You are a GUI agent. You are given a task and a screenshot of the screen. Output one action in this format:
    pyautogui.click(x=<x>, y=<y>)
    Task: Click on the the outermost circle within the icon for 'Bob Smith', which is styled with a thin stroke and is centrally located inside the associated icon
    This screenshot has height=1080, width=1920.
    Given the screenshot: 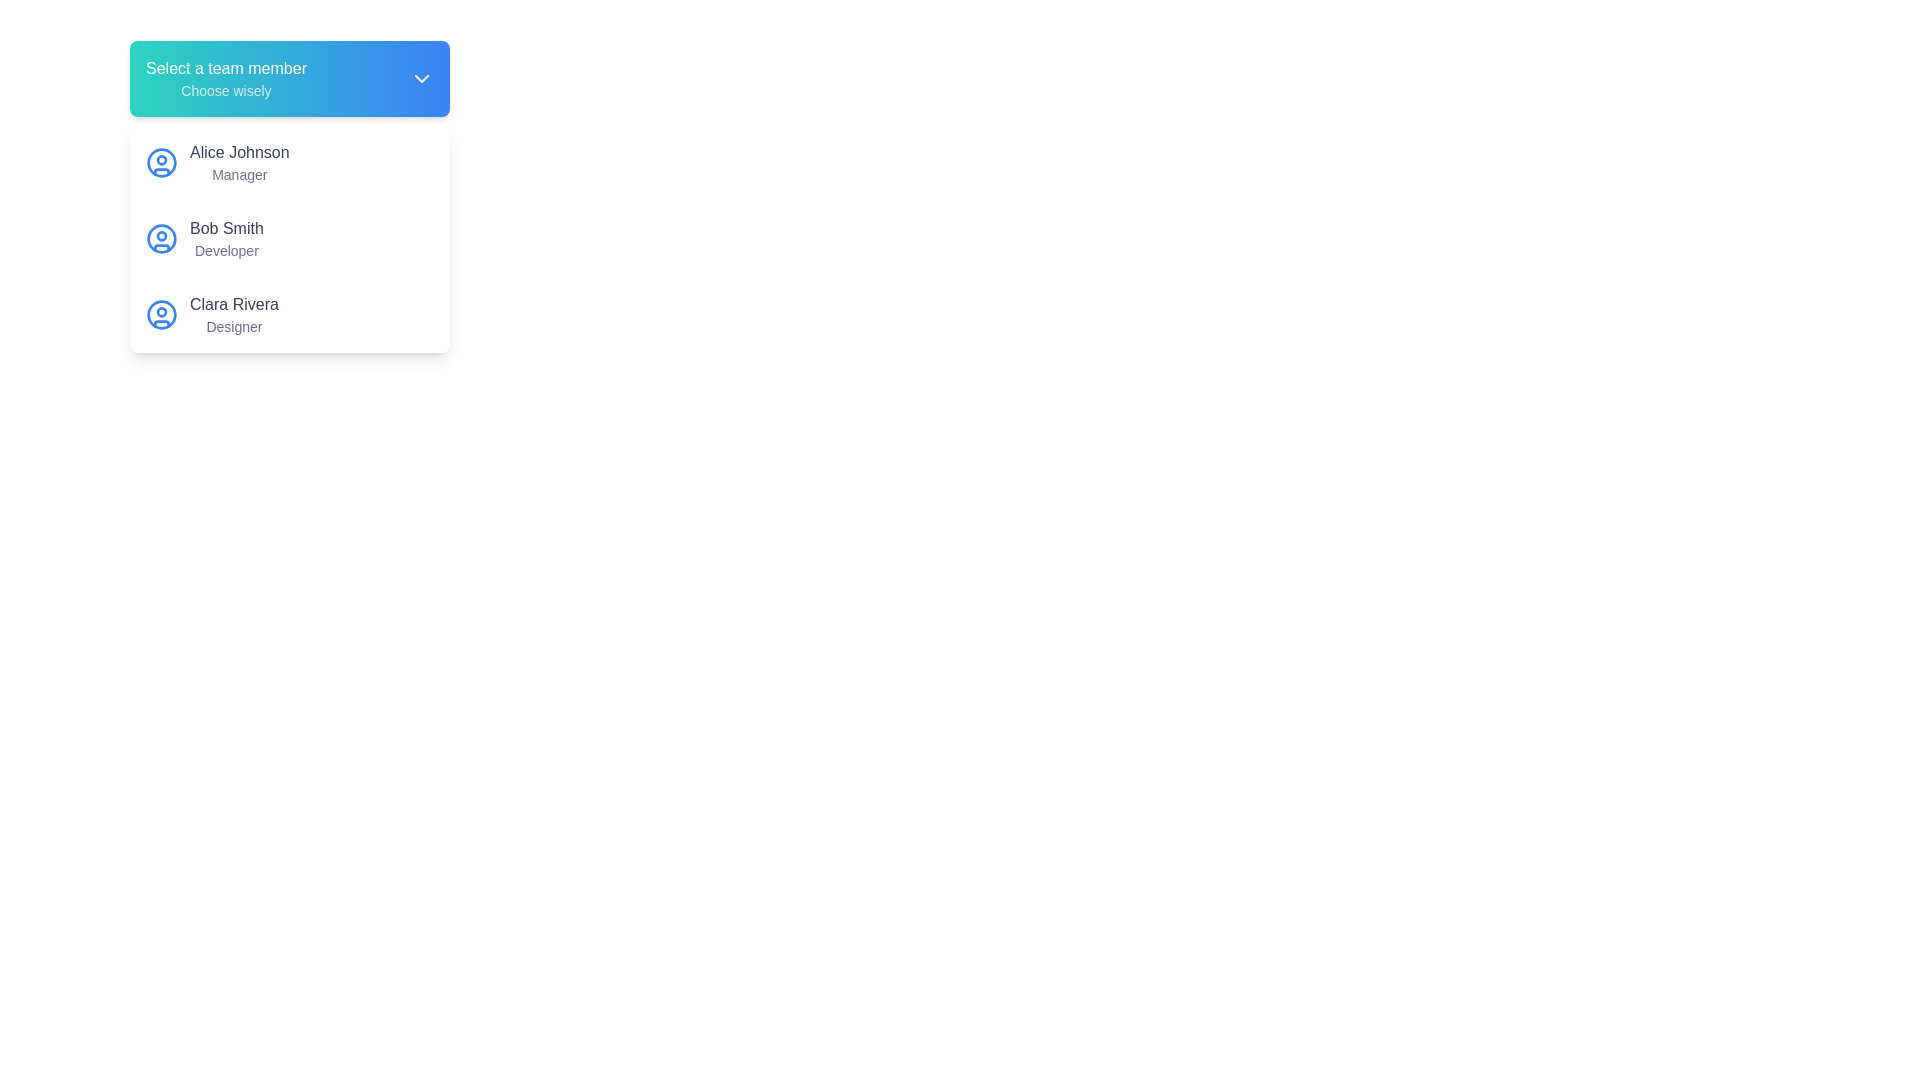 What is the action you would take?
    pyautogui.click(x=162, y=238)
    